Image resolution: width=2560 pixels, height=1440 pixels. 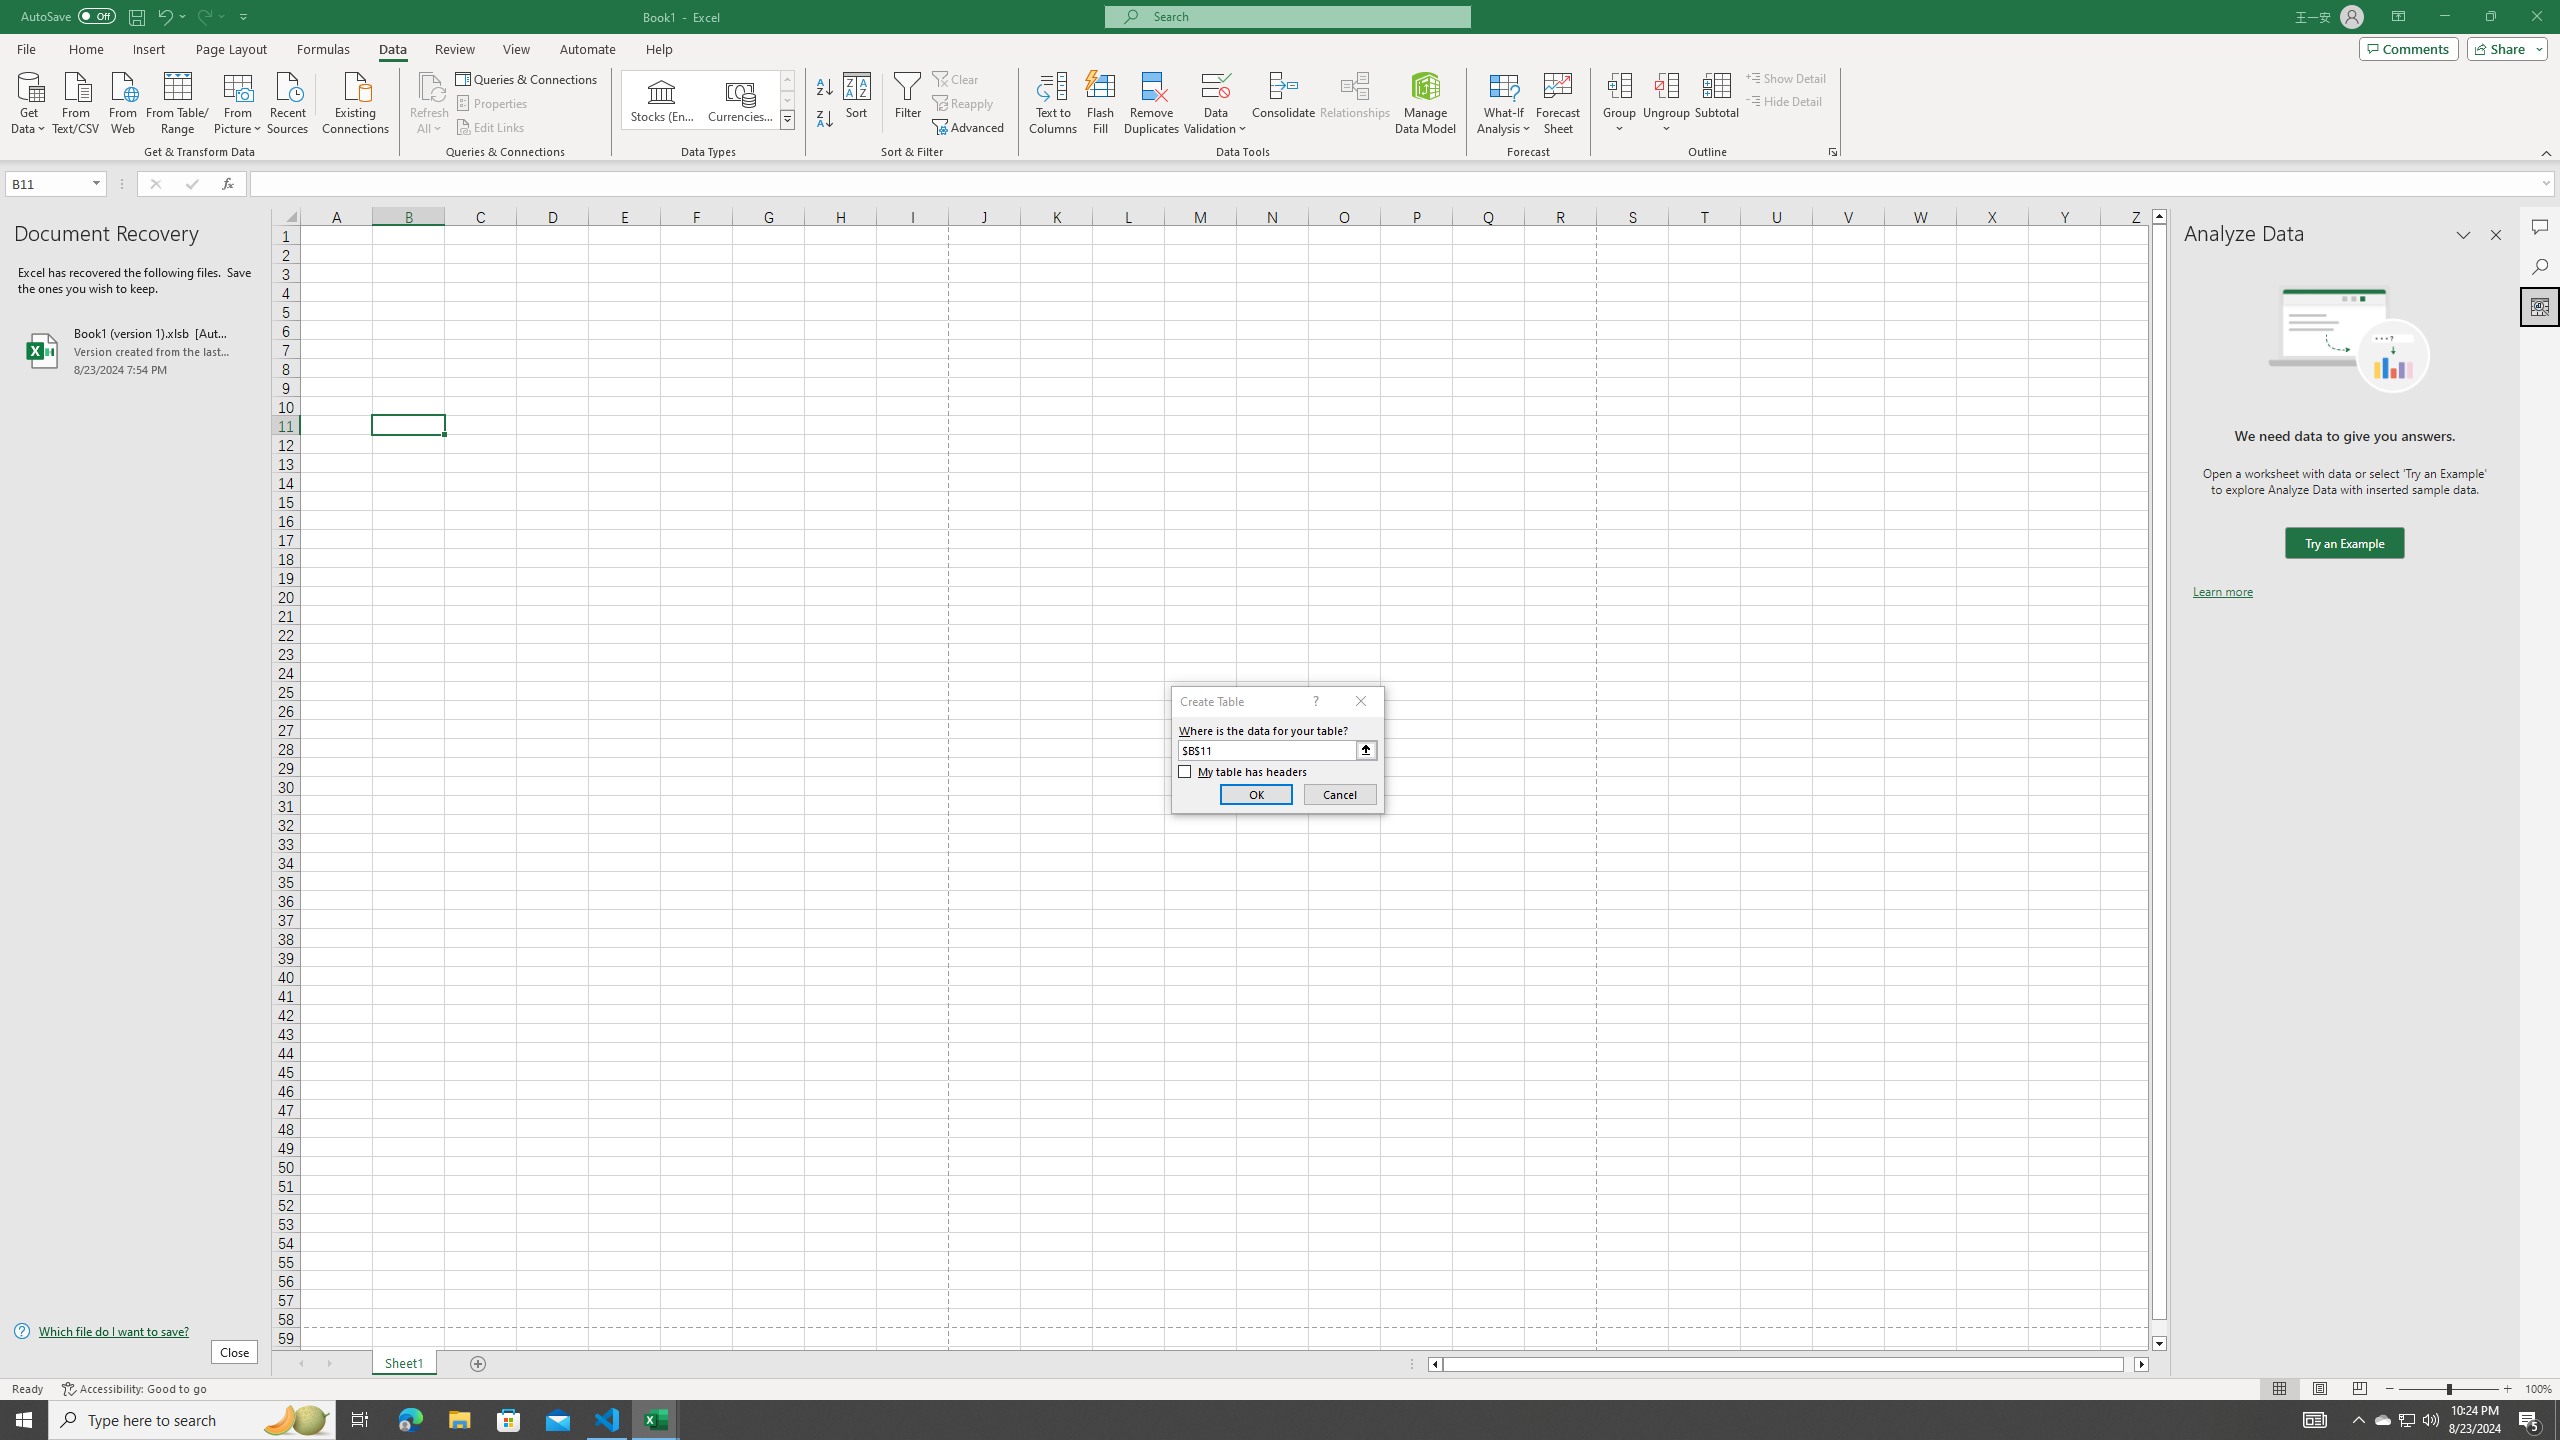 What do you see at coordinates (69, 15) in the screenshot?
I see `'AutoSave'` at bounding box center [69, 15].